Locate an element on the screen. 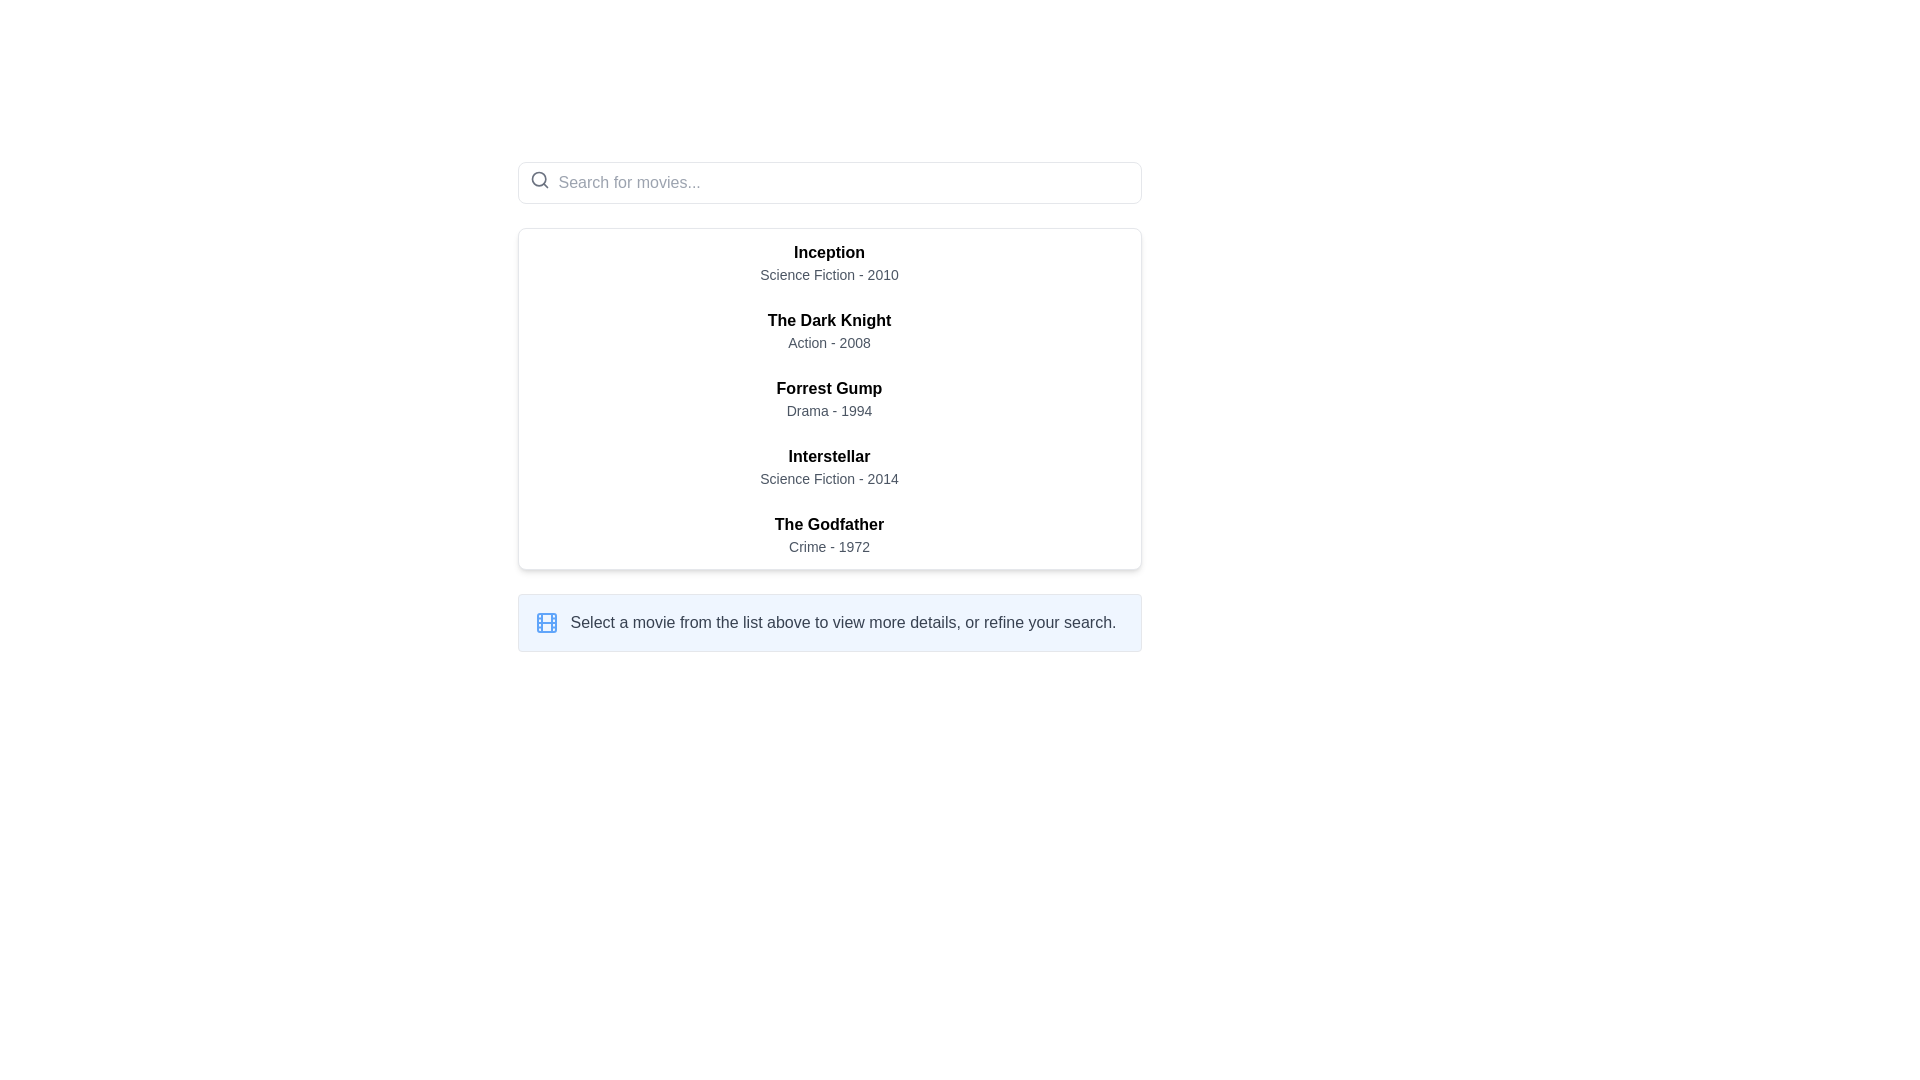 This screenshot has width=1920, height=1080. the selectable list item representing the movie 'Interstellar', which is the fourth item in the dropdown menu, positioned between 'Forrest Gump - Drama - 1994' and 'The Godfather - Crime - 1972' is located at coordinates (829, 466).